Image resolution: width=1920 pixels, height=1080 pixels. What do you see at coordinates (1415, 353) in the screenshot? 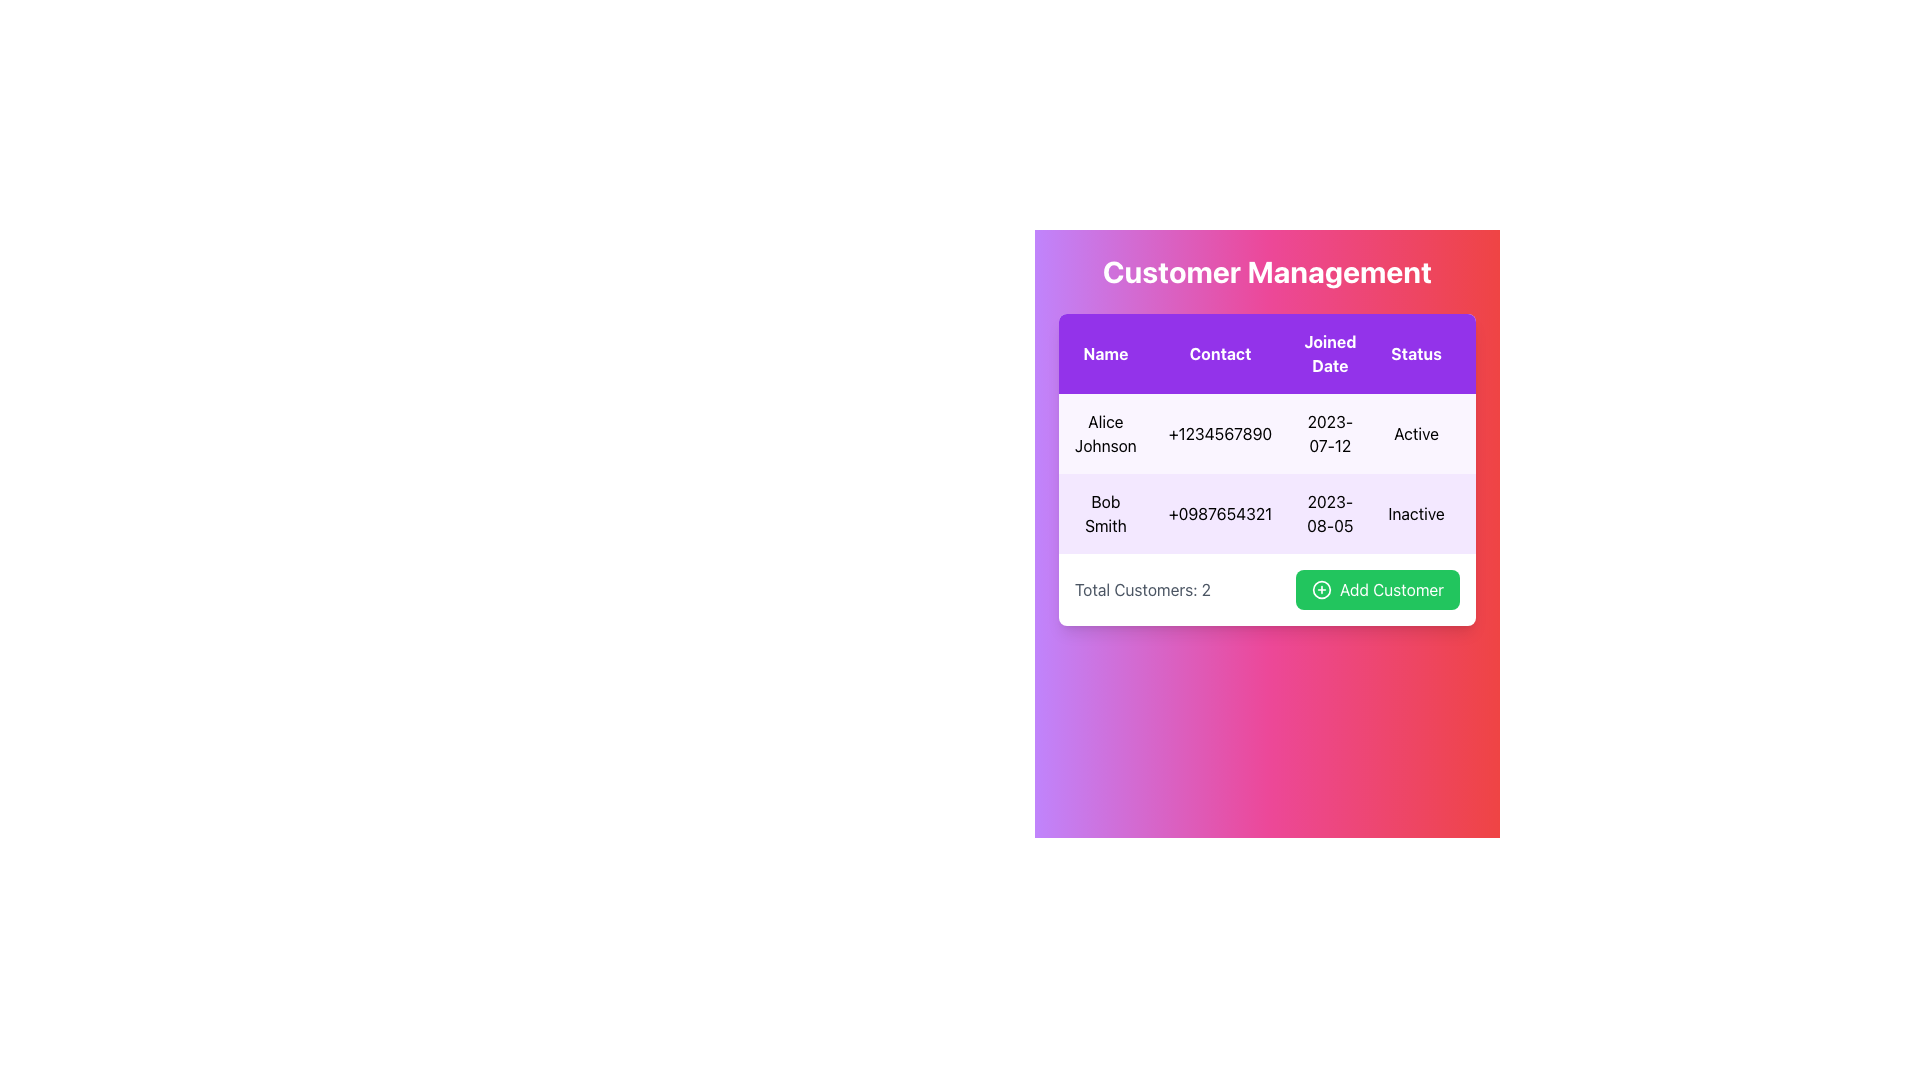
I see `the 'Status' text label, which is a column header in a table, displayed in white font on a purple rectangular background` at bounding box center [1415, 353].